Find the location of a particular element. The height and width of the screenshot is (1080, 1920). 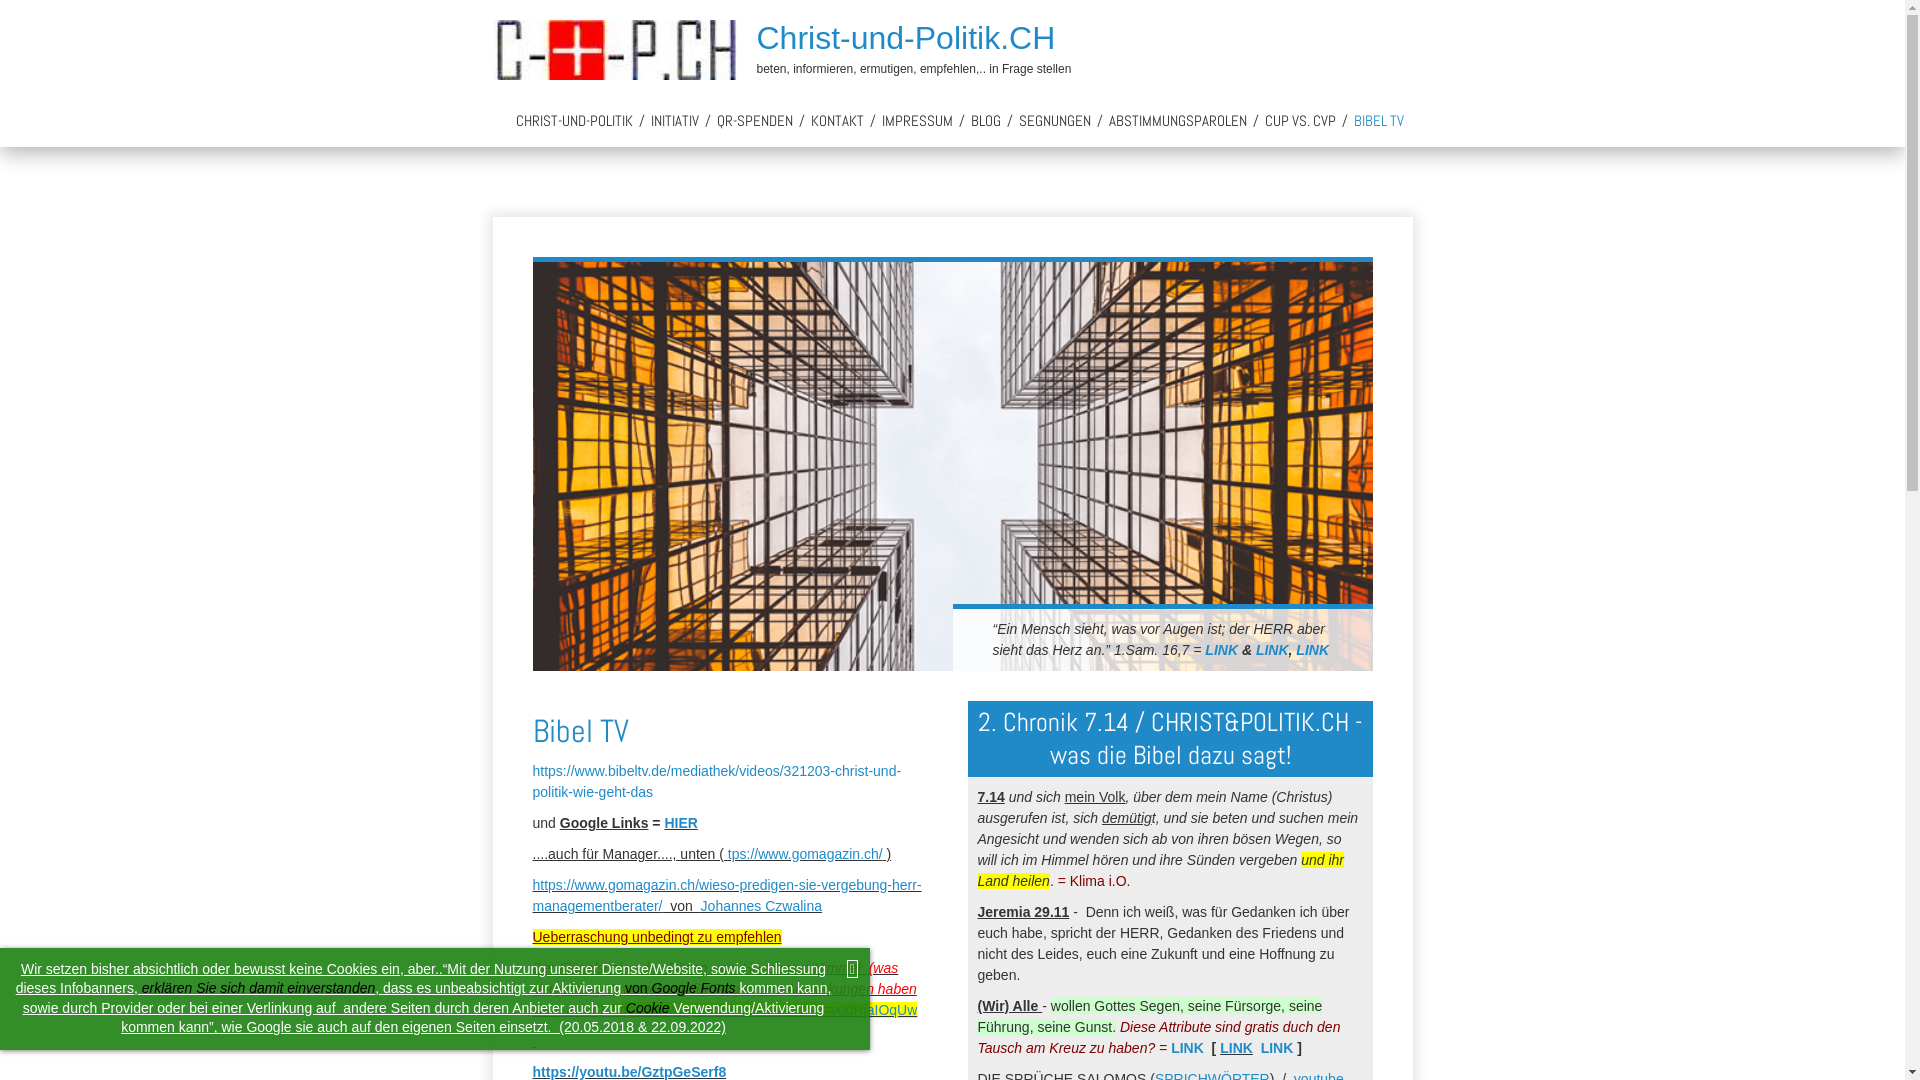

'LINK' is located at coordinates (1203, 650).